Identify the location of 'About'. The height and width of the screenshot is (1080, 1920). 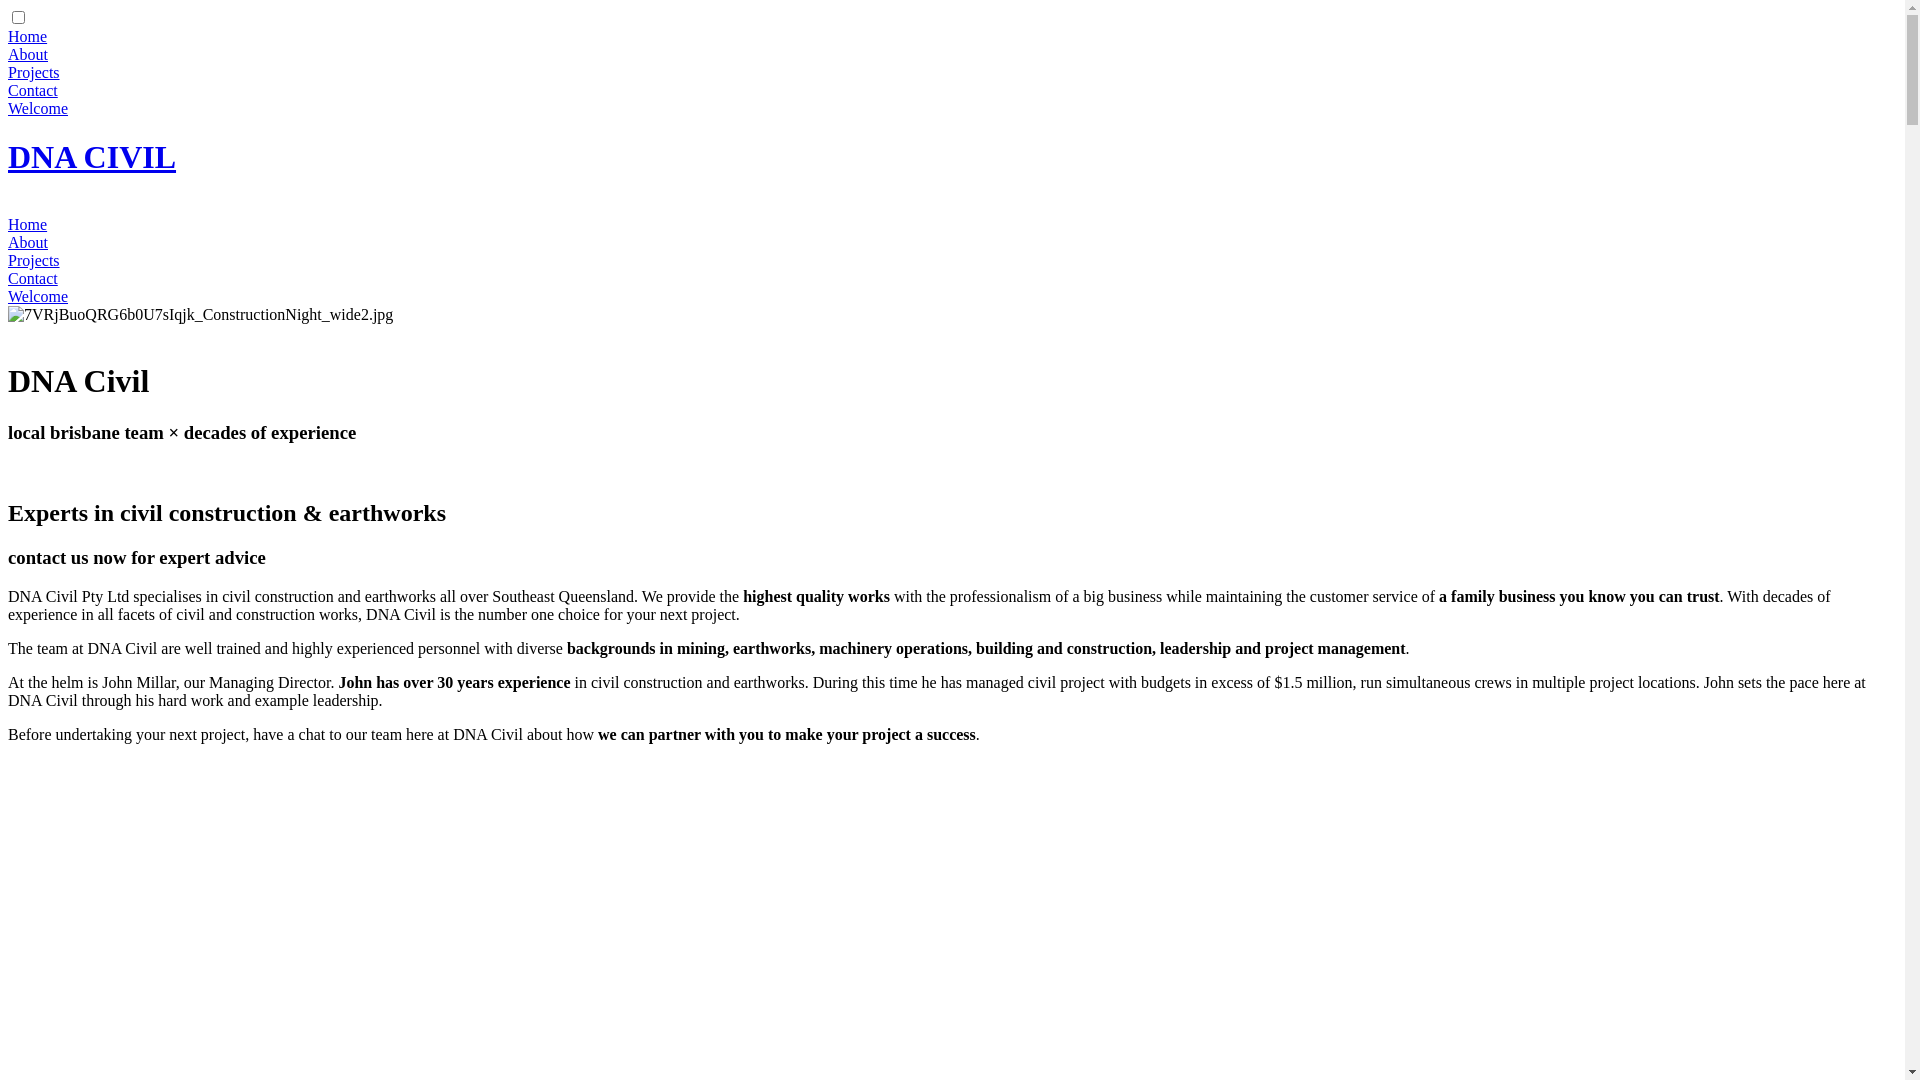
(8, 53).